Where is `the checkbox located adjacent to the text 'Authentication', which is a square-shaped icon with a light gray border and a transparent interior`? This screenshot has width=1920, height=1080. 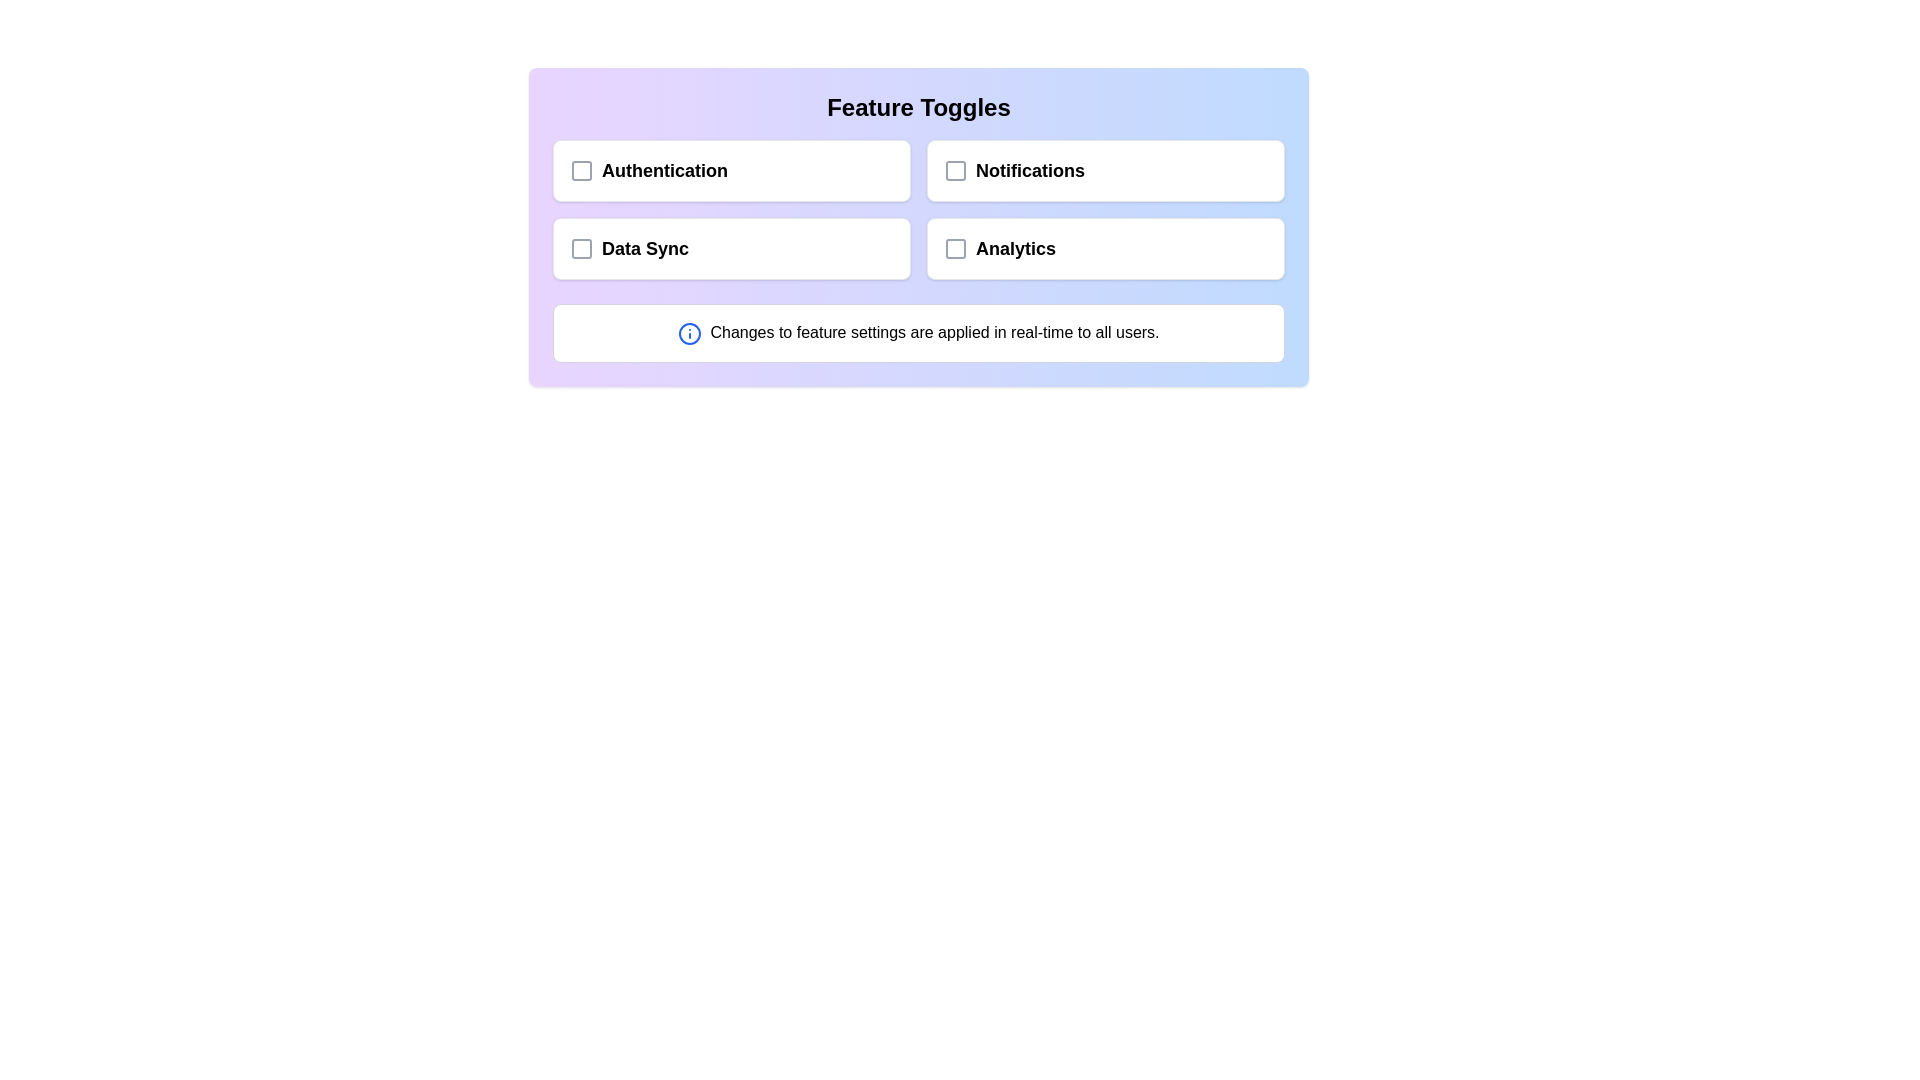 the checkbox located adjacent to the text 'Authentication', which is a square-shaped icon with a light gray border and a transparent interior is located at coordinates (580, 169).